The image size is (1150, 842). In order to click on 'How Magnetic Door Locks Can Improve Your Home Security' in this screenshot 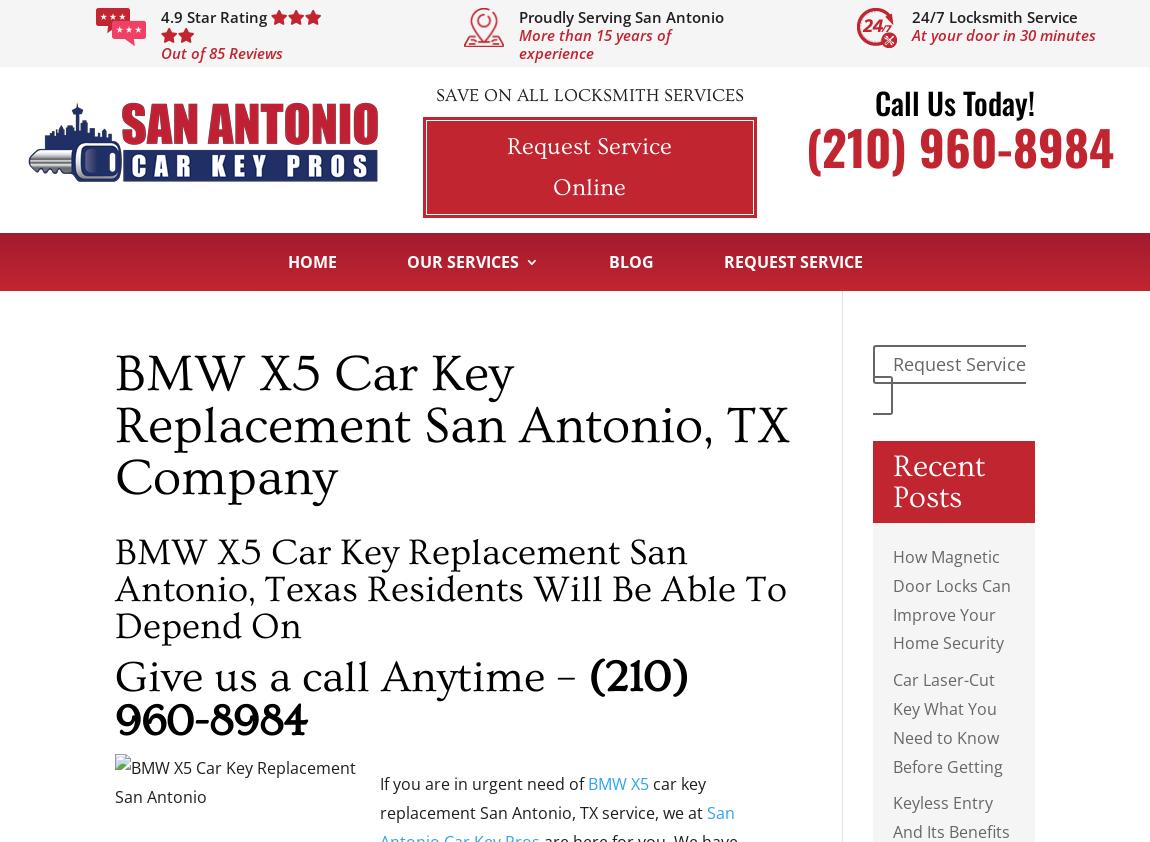, I will do `click(951, 598)`.